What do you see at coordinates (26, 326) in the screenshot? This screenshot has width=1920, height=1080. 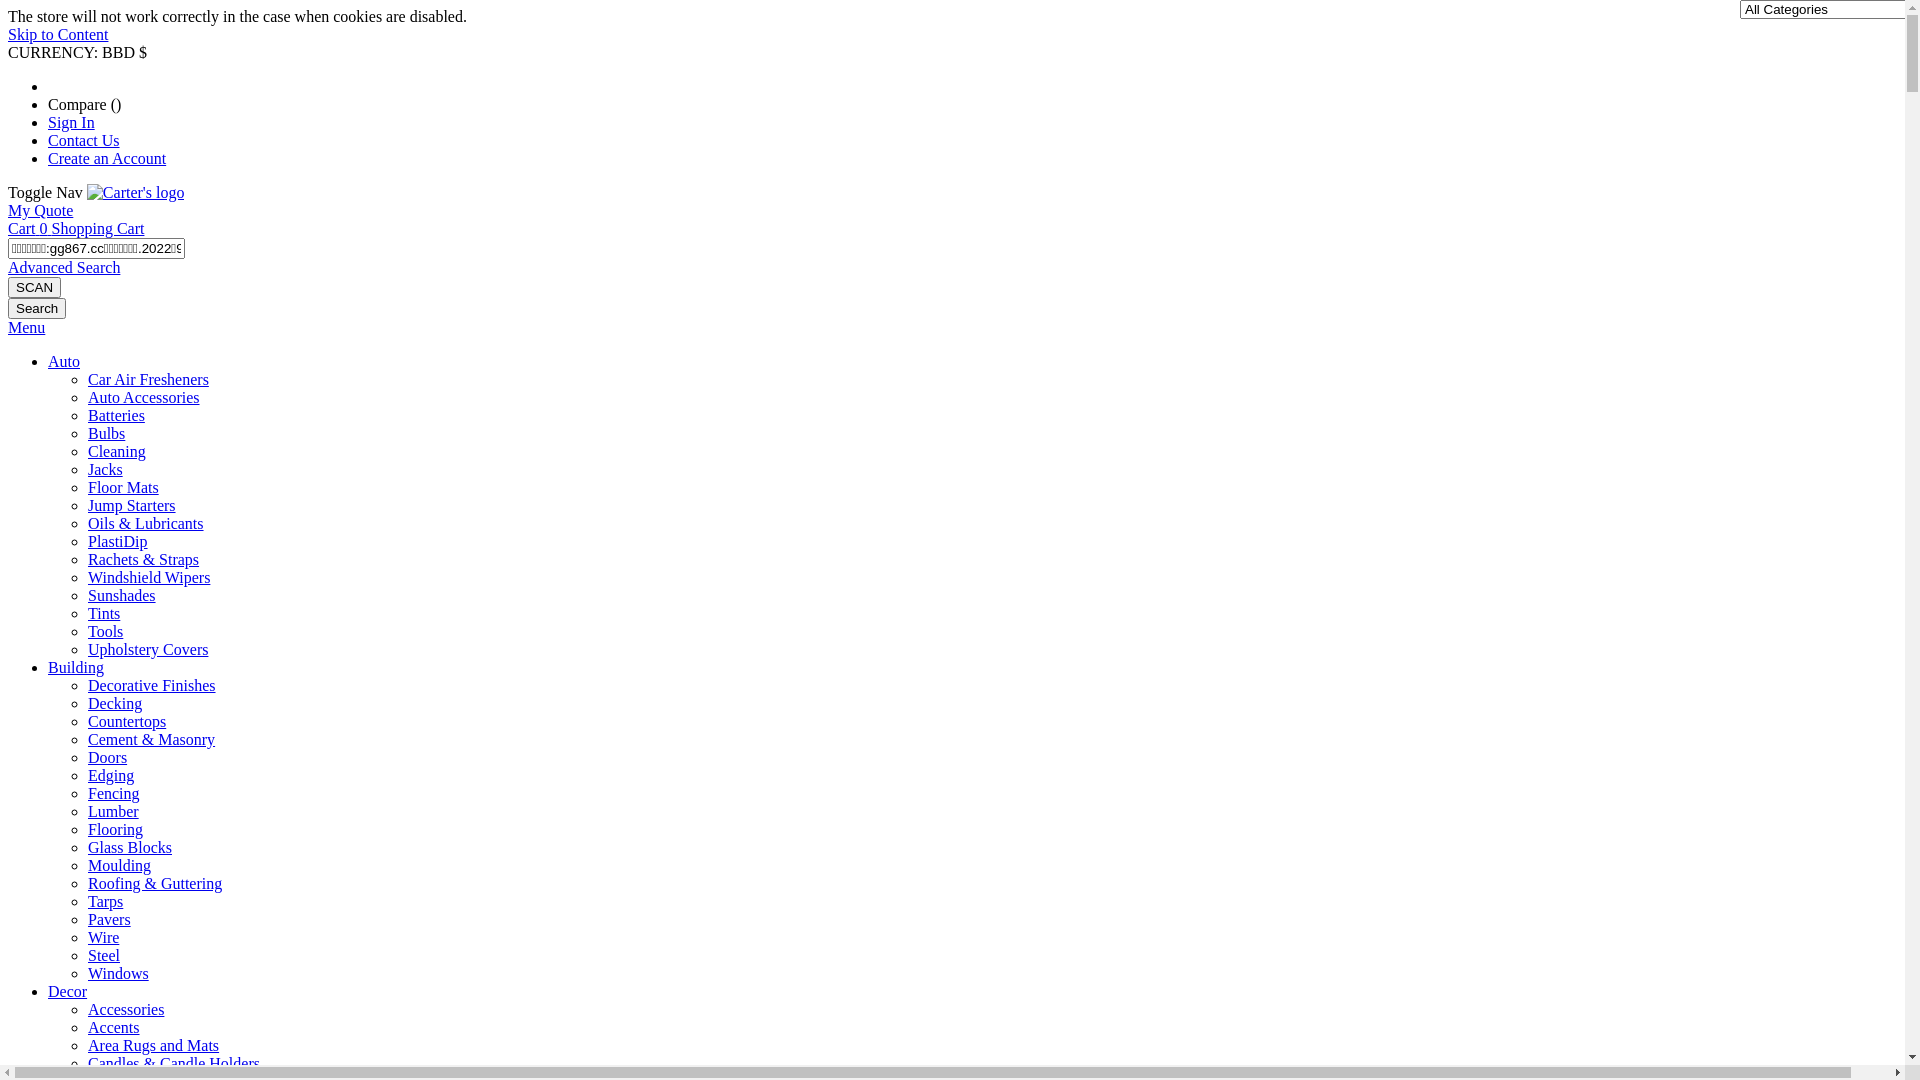 I see `'Menu'` at bounding box center [26, 326].